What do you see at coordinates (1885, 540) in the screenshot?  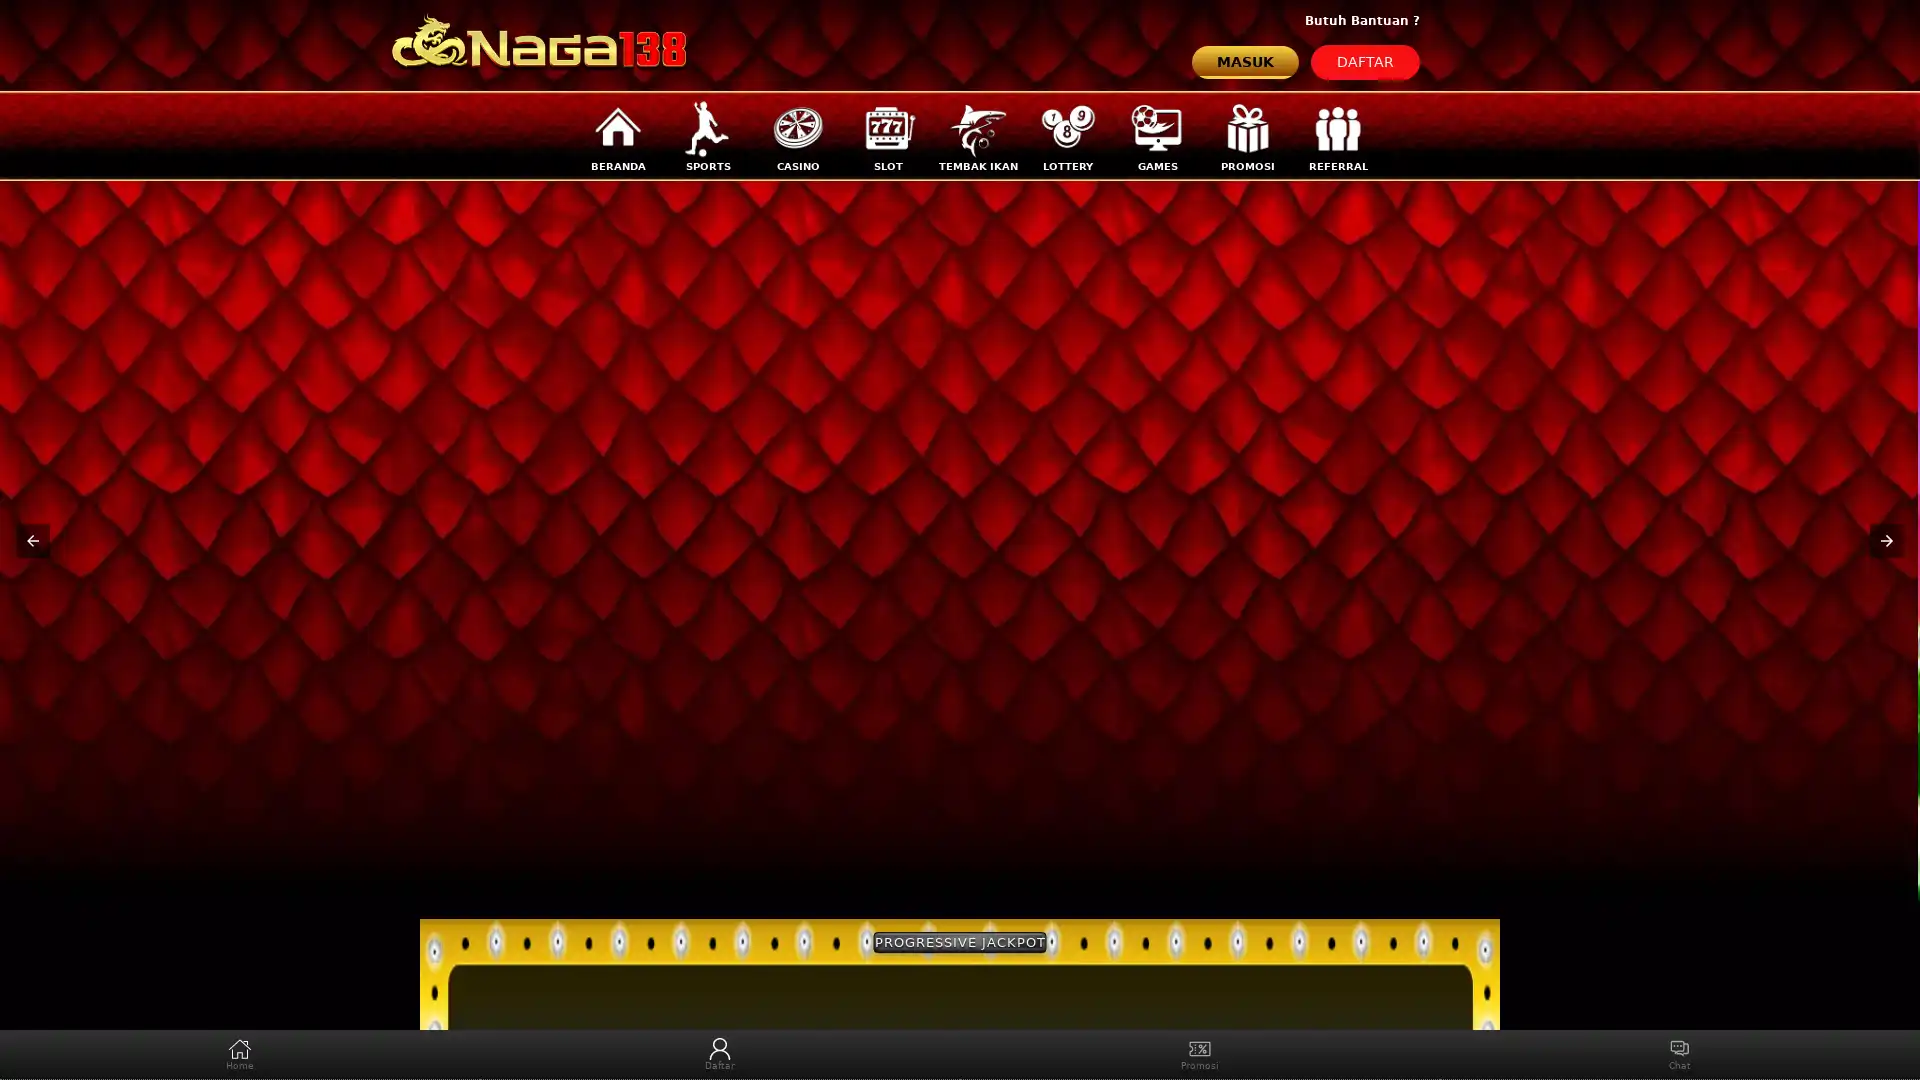 I see `Next item in carousel (2 of 4)` at bounding box center [1885, 540].